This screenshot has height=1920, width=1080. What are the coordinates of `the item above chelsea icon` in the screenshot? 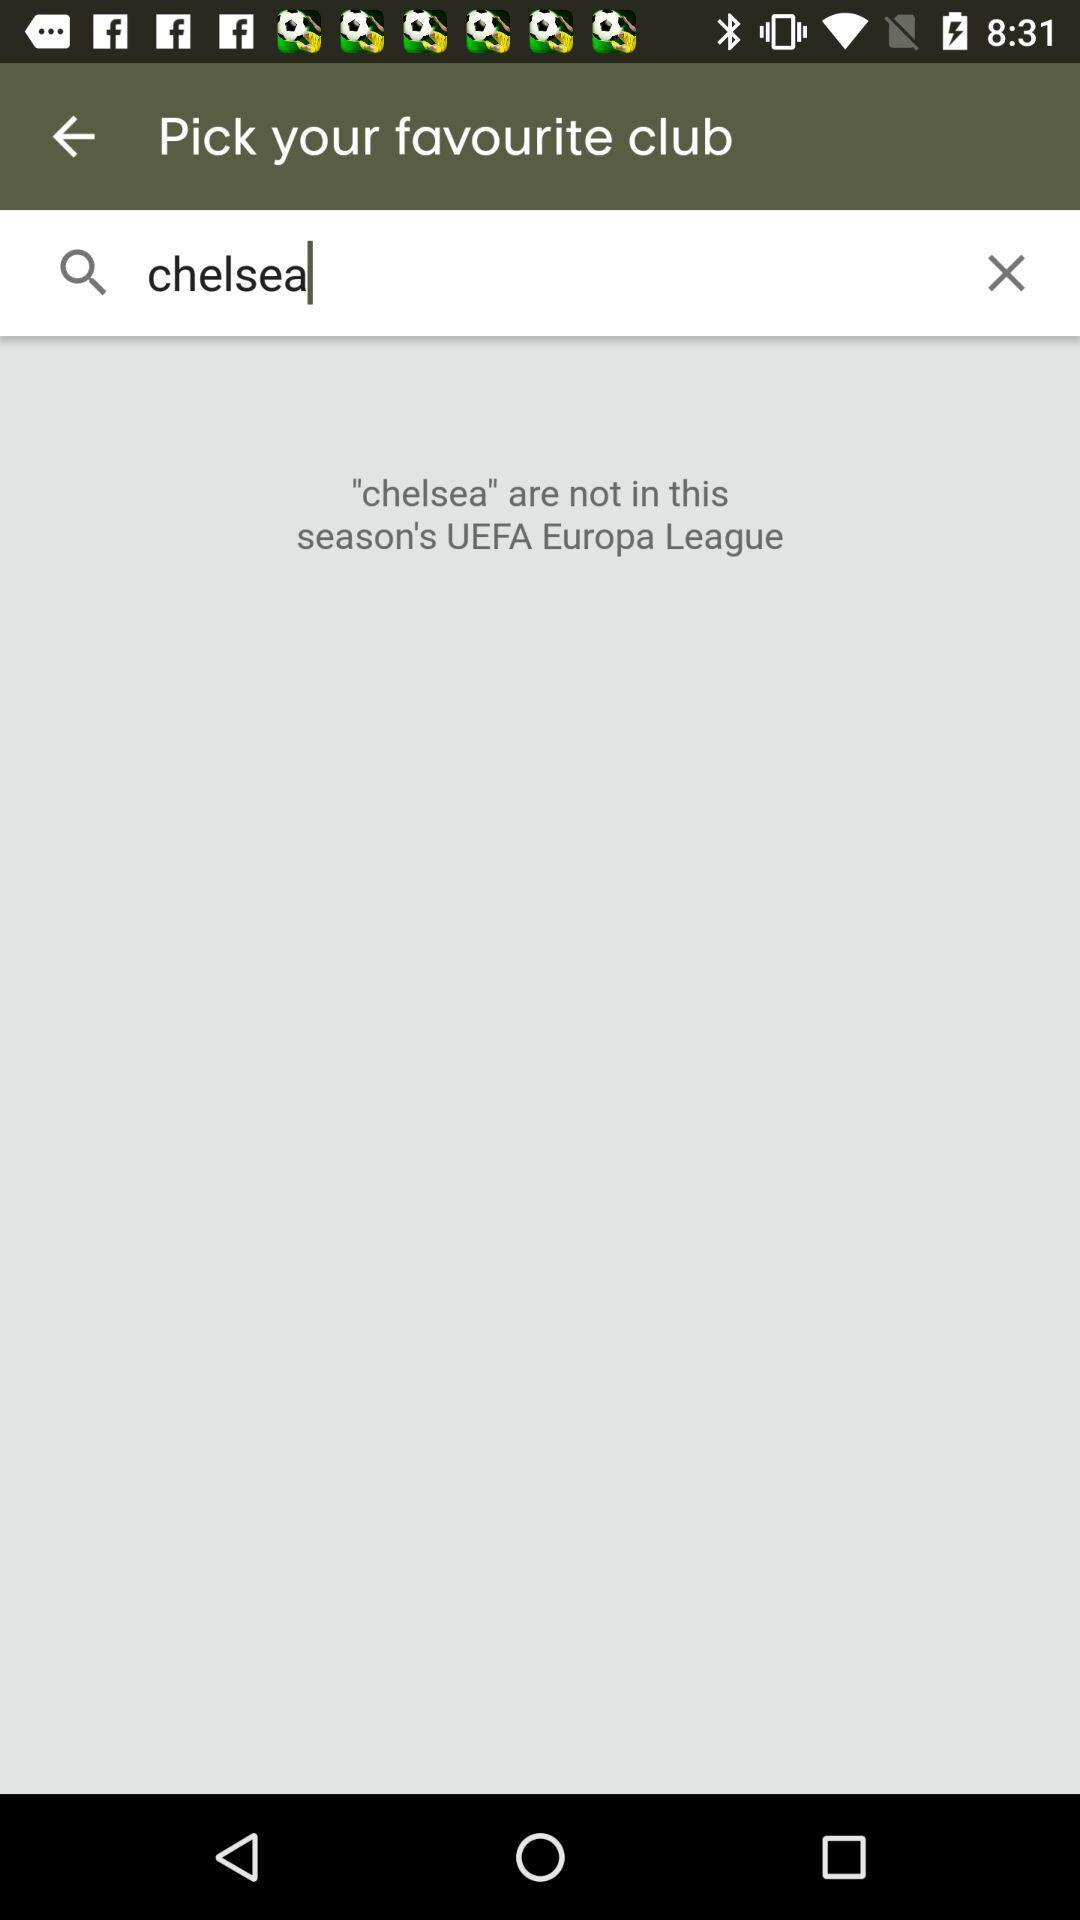 It's located at (72, 135).